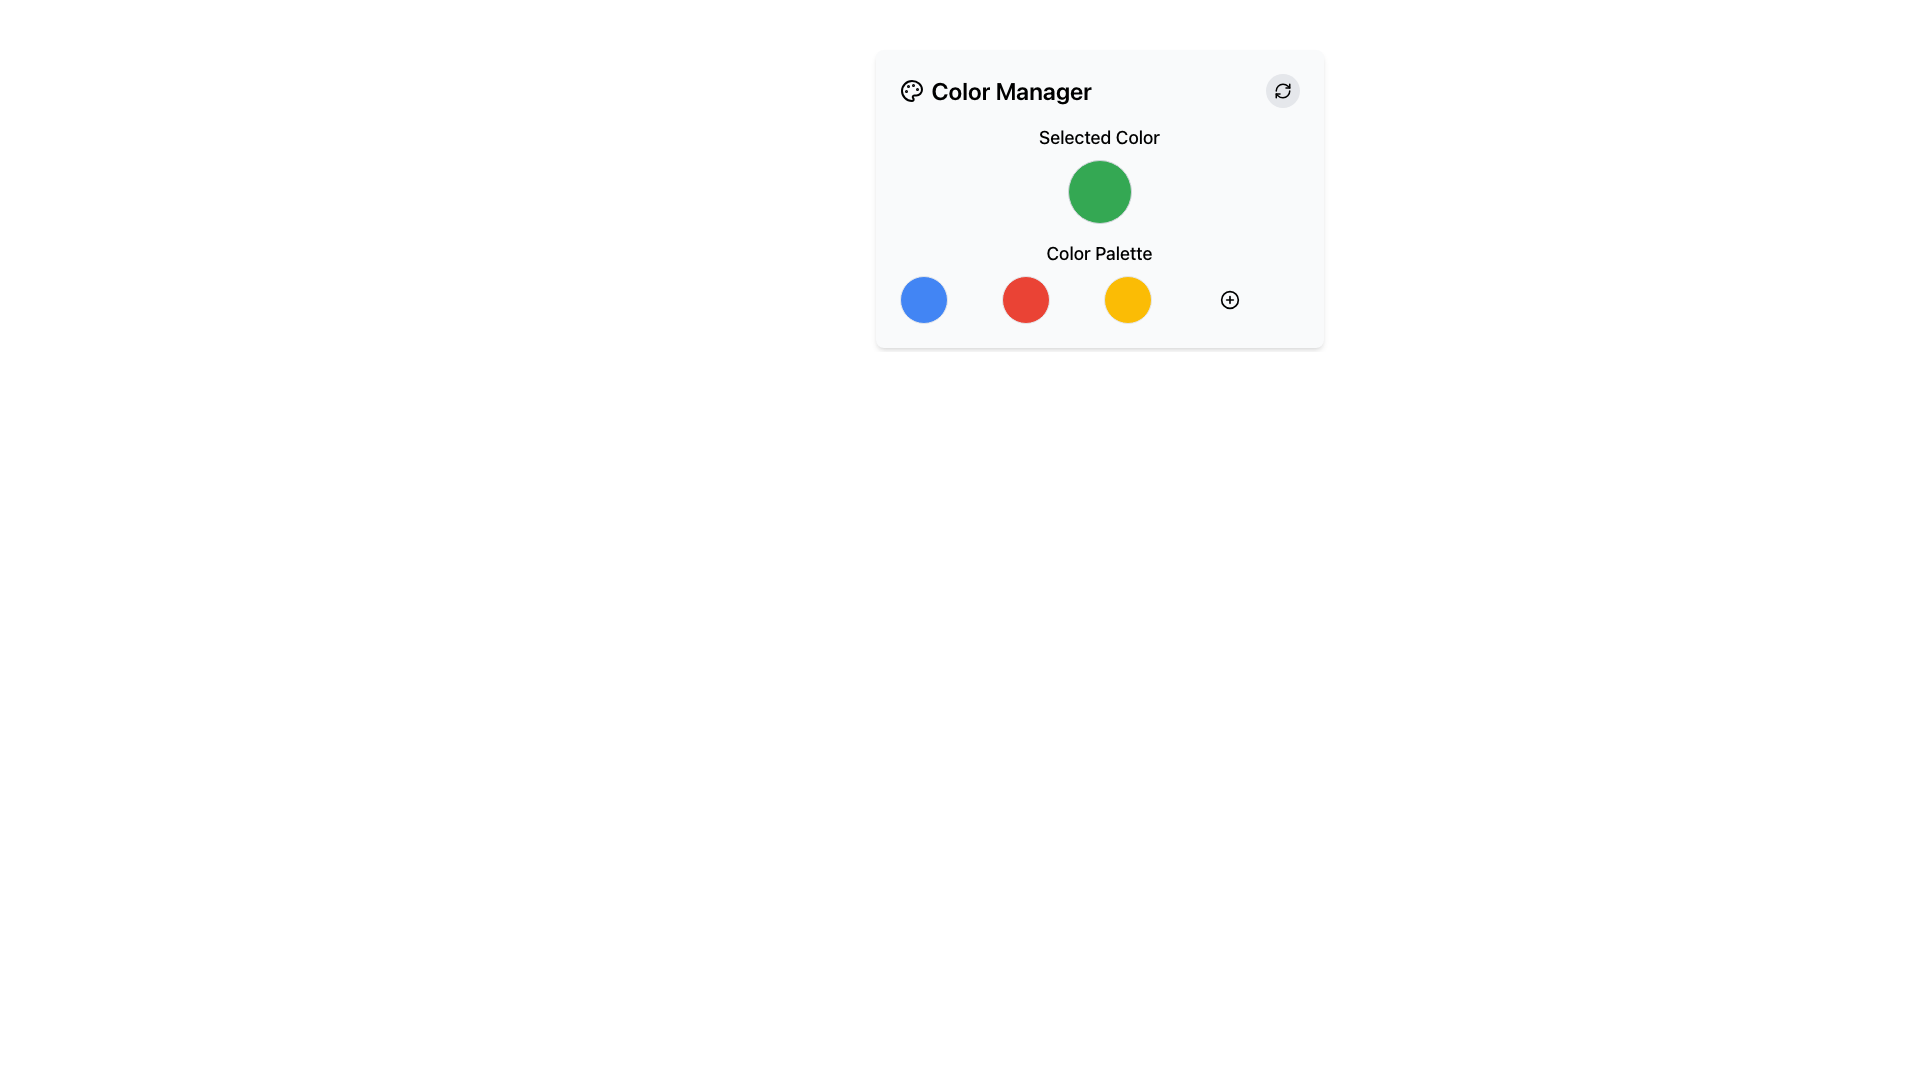  I want to click on the circular artist's palette icon located in the top-left corner of the 'Color Manager' interface, which is immediately to the left of the 'Color Manager' title text, so click(910, 91).